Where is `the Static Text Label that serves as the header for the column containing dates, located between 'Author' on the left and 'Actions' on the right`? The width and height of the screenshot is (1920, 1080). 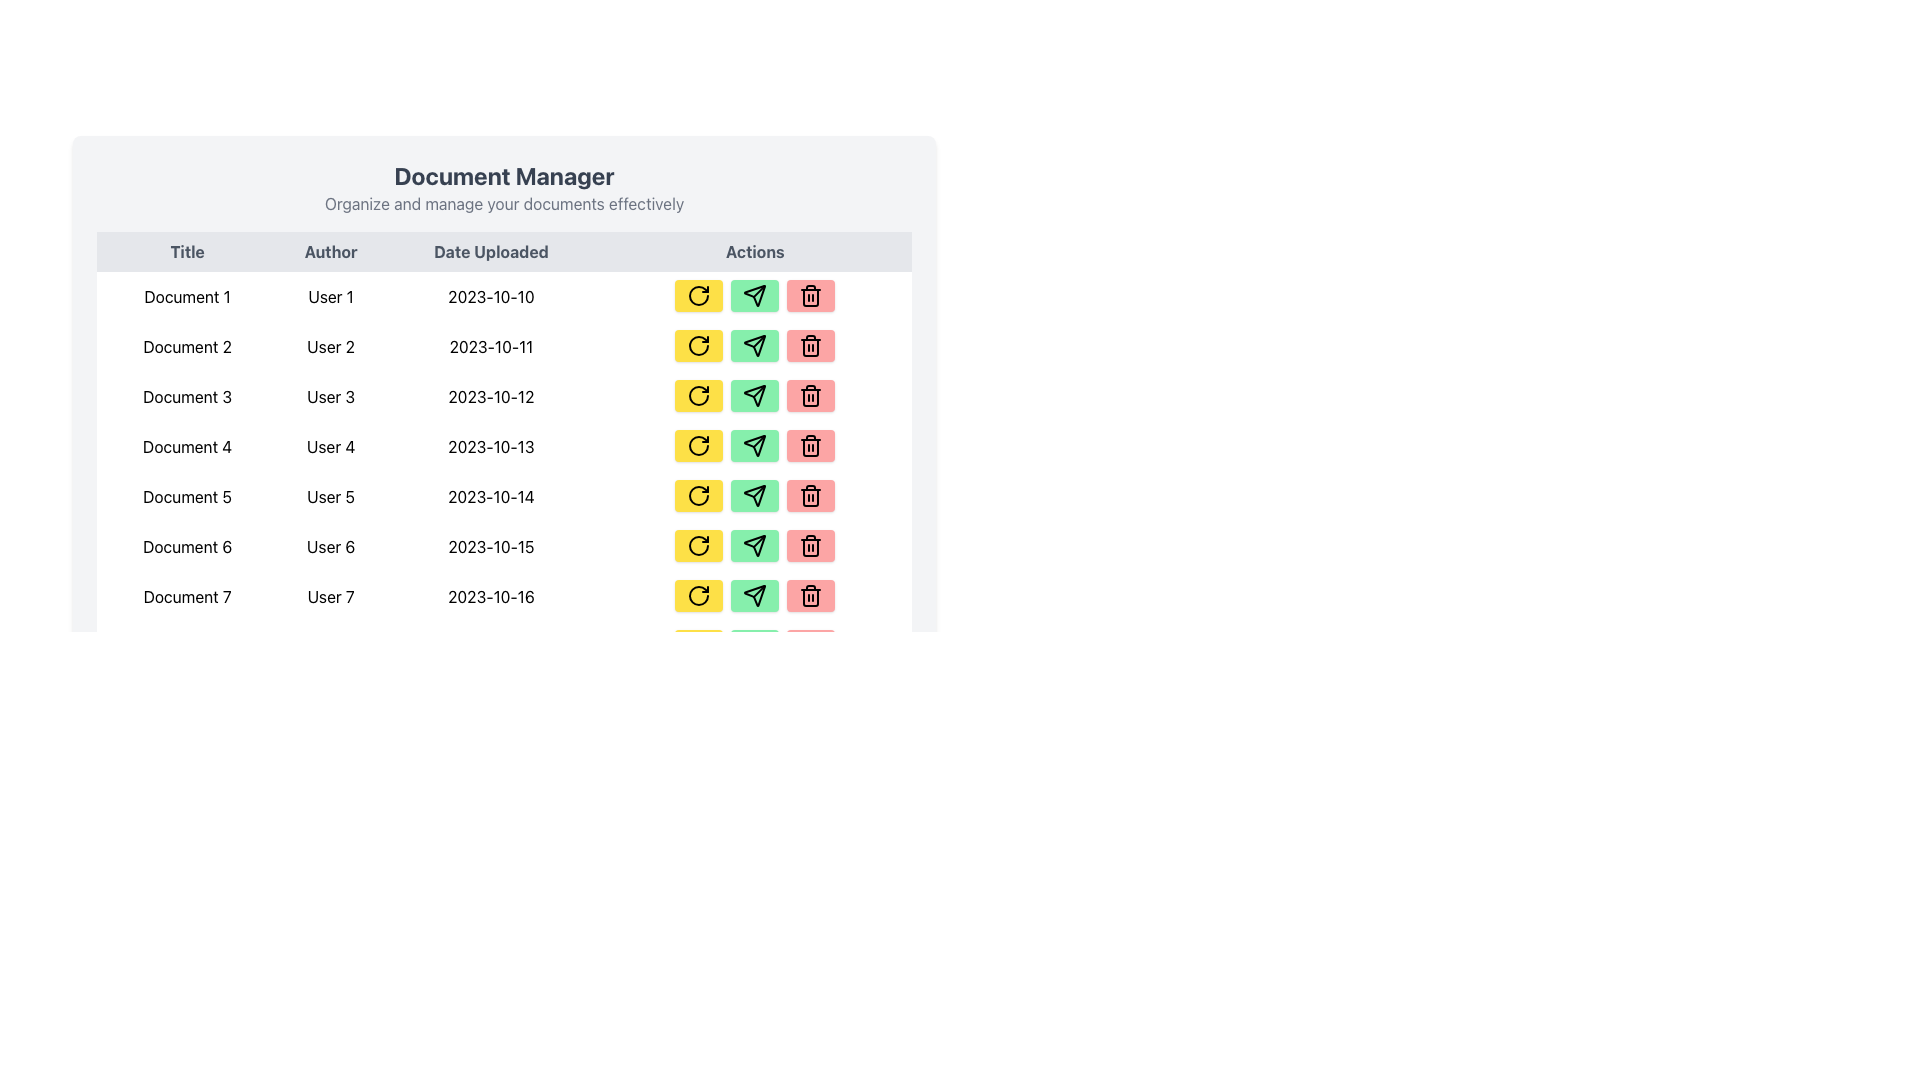 the Static Text Label that serves as the header for the column containing dates, located between 'Author' on the left and 'Actions' on the right is located at coordinates (491, 250).